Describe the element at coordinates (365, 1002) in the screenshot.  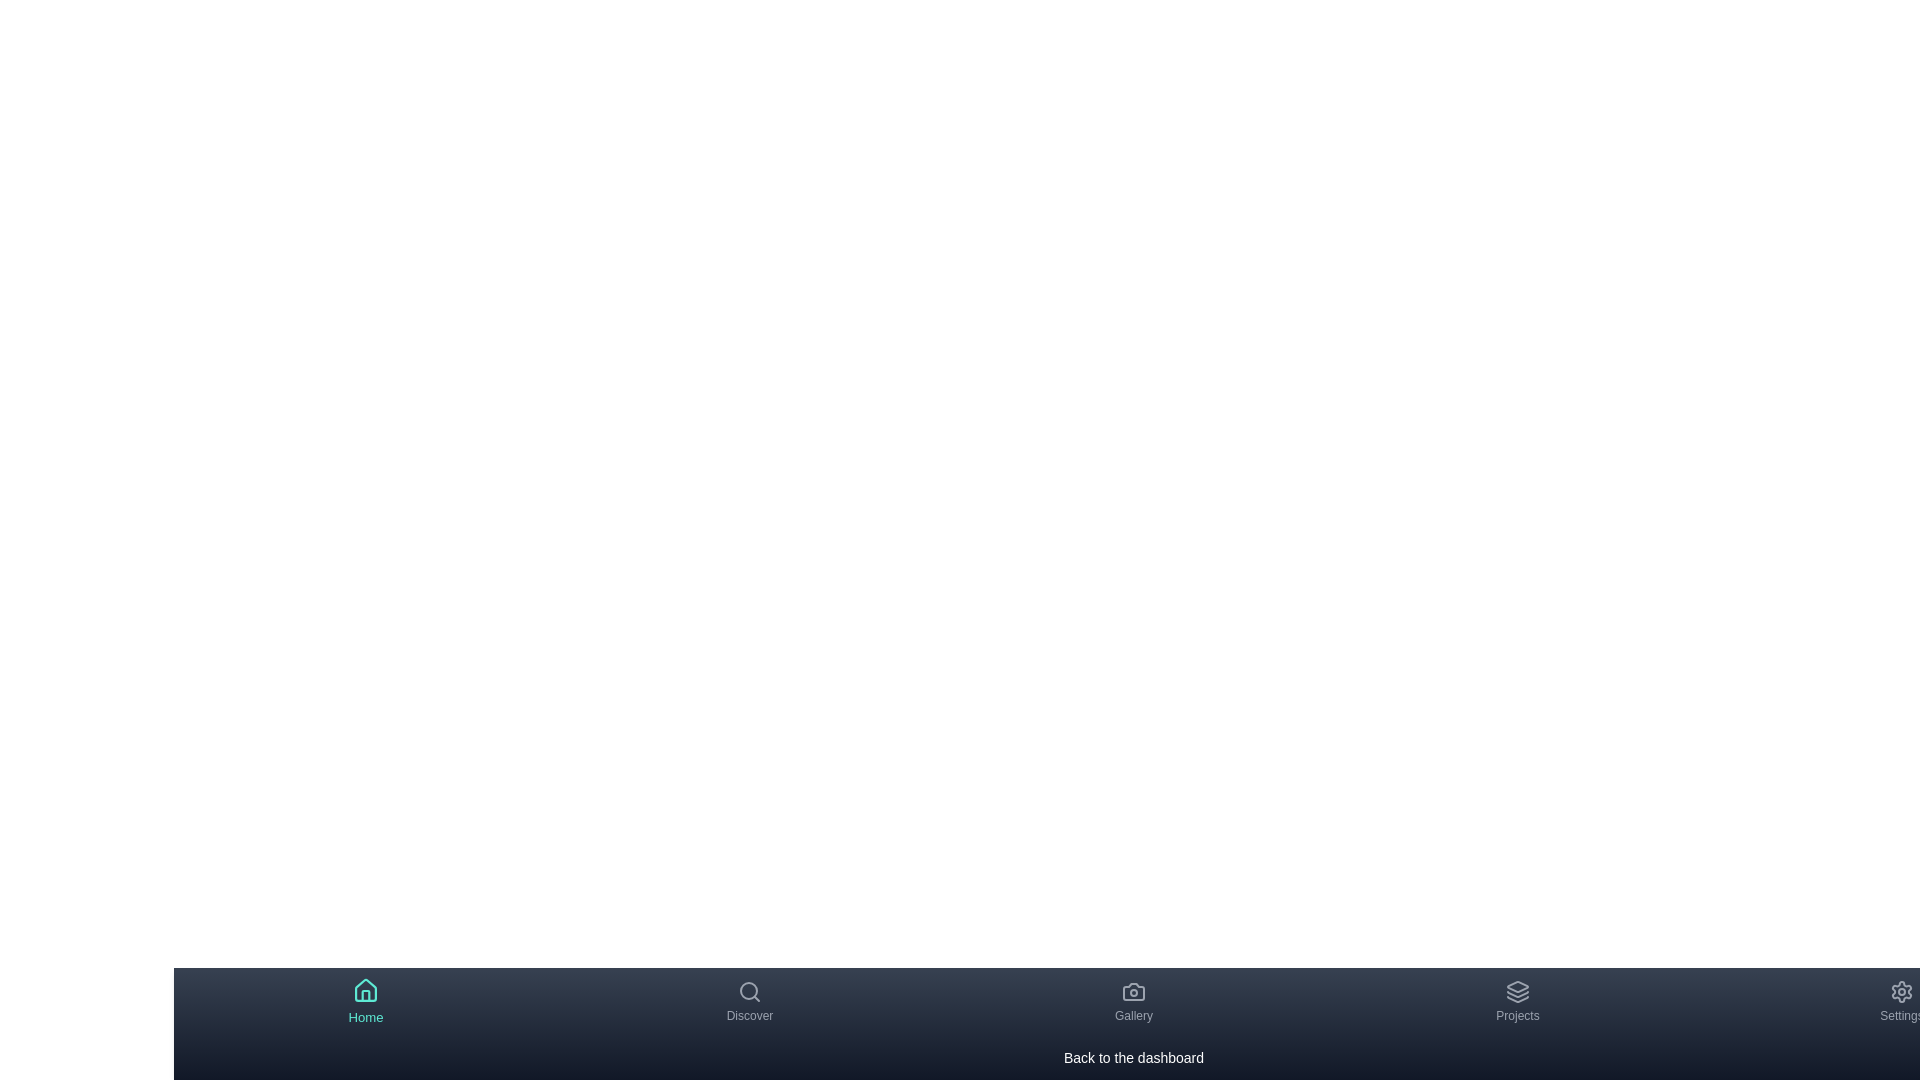
I see `the navigation item labeled Home to view its description` at that location.